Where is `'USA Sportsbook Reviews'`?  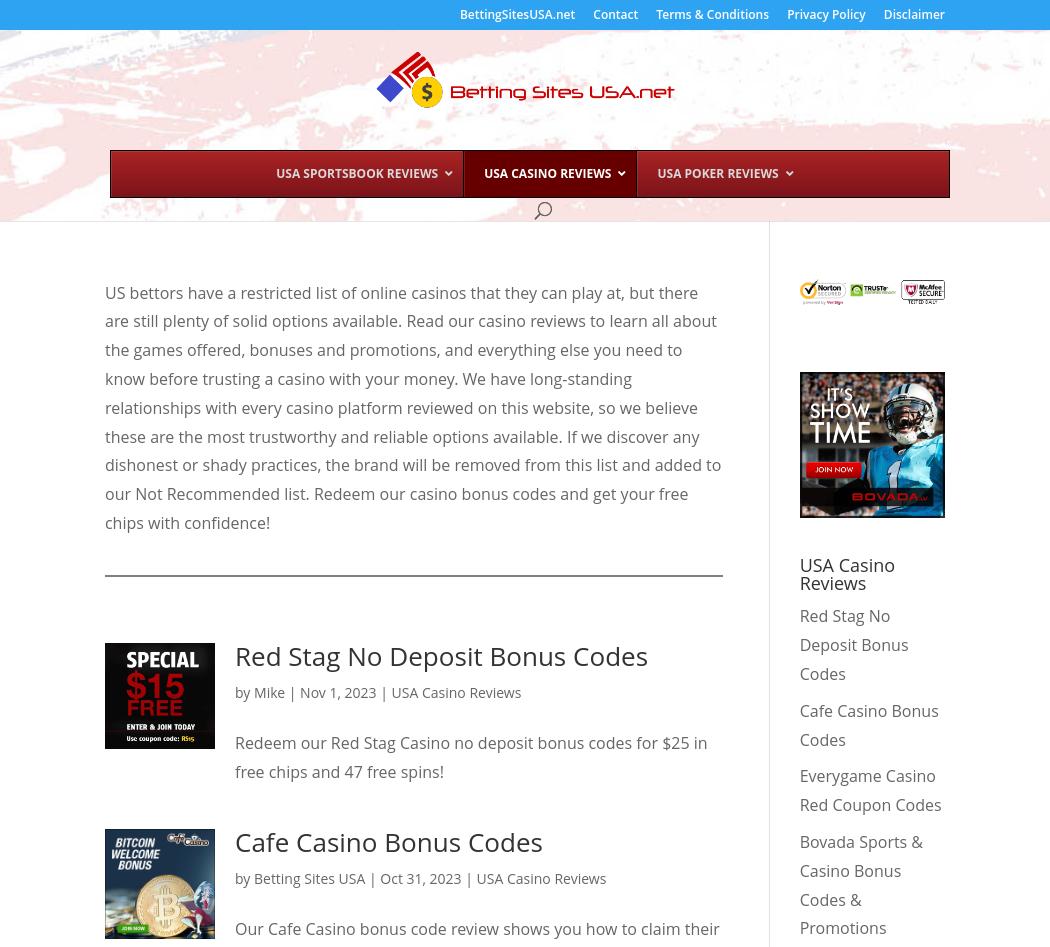
'USA Sportsbook Reviews' is located at coordinates (356, 172).